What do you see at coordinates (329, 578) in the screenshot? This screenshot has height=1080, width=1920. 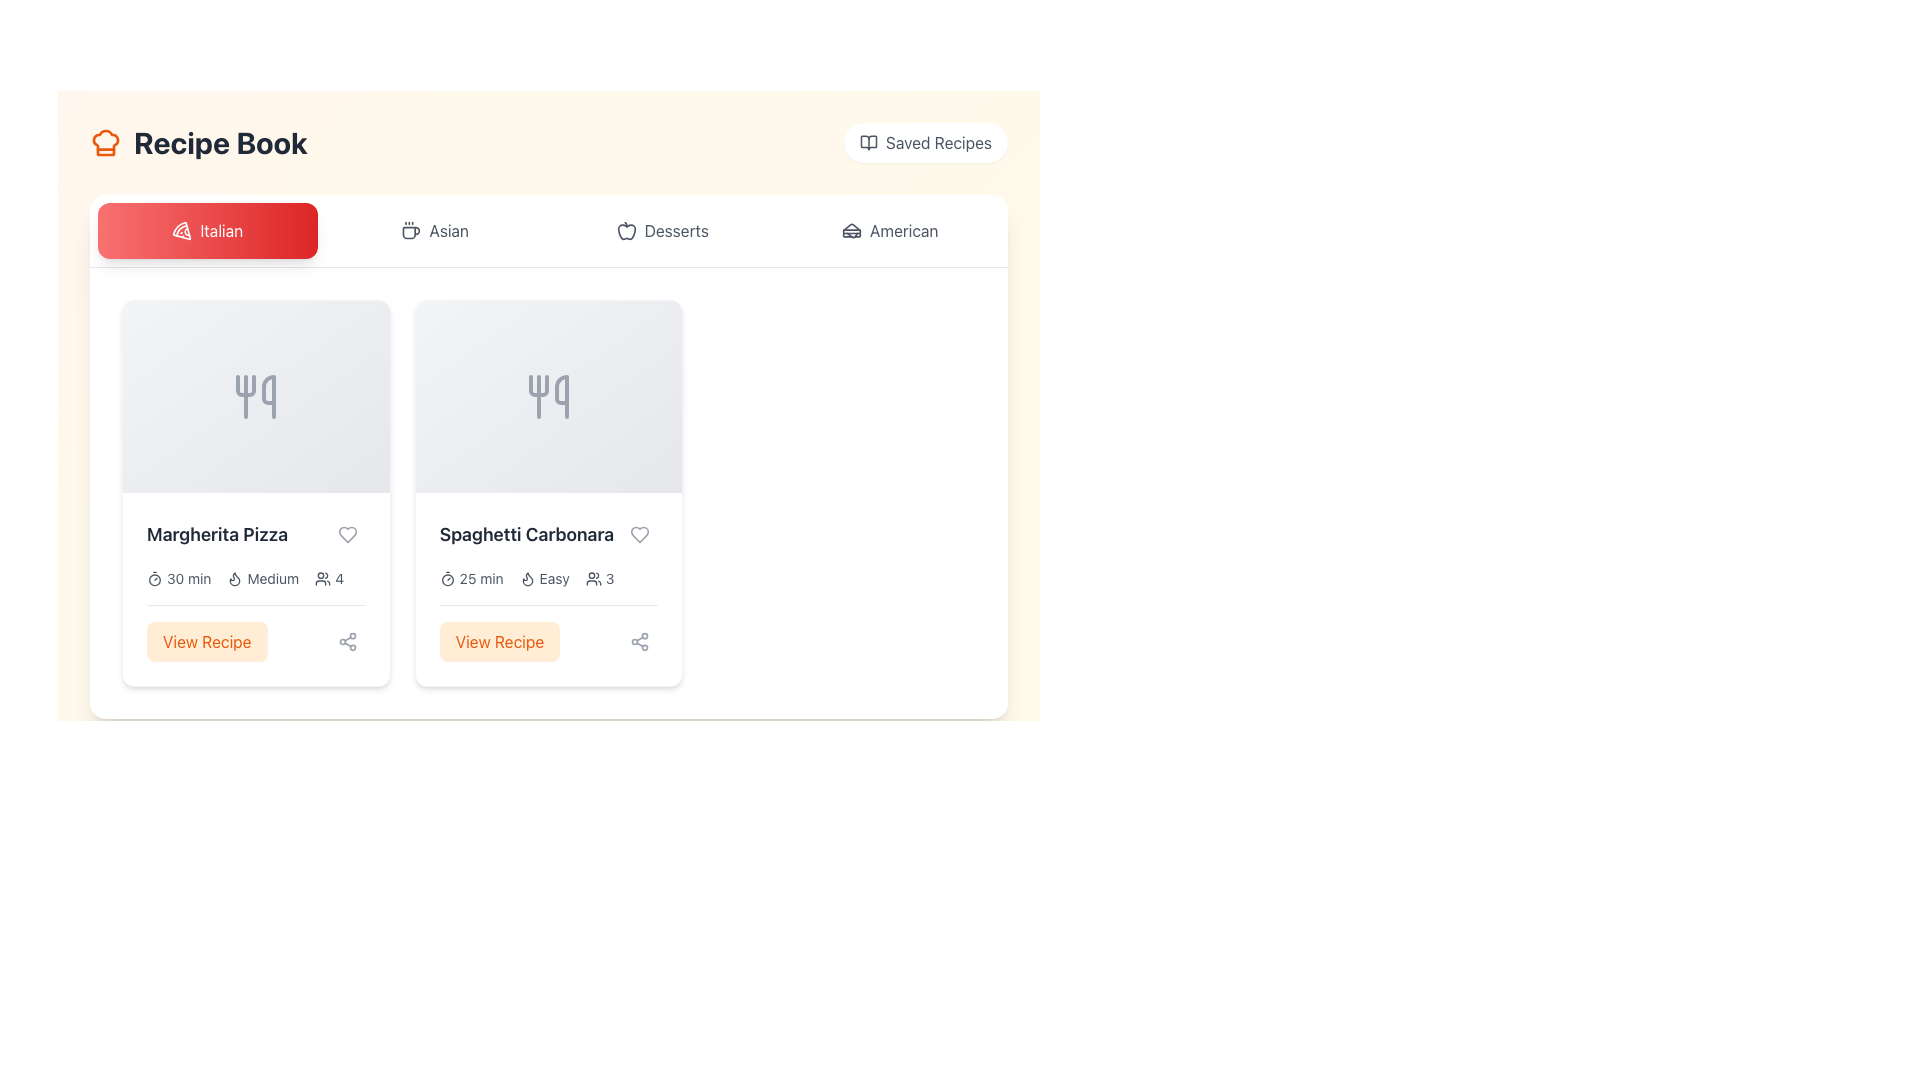 I see `the label displaying the number '4' with a group icon, which is the third item in the horizontal group under the 'Margherita Pizza' recipe card, positioned to the right of the 'Medium' difficulty label` at bounding box center [329, 578].